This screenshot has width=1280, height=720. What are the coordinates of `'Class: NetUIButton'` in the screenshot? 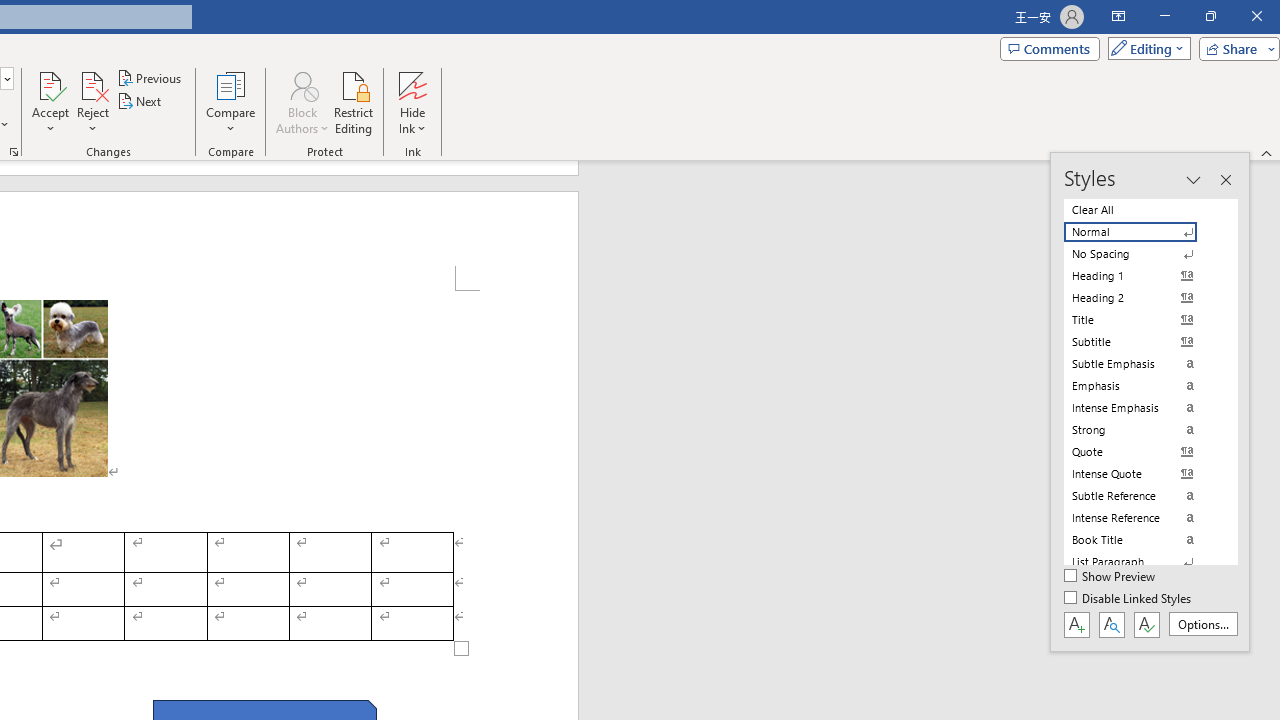 It's located at (1146, 623).